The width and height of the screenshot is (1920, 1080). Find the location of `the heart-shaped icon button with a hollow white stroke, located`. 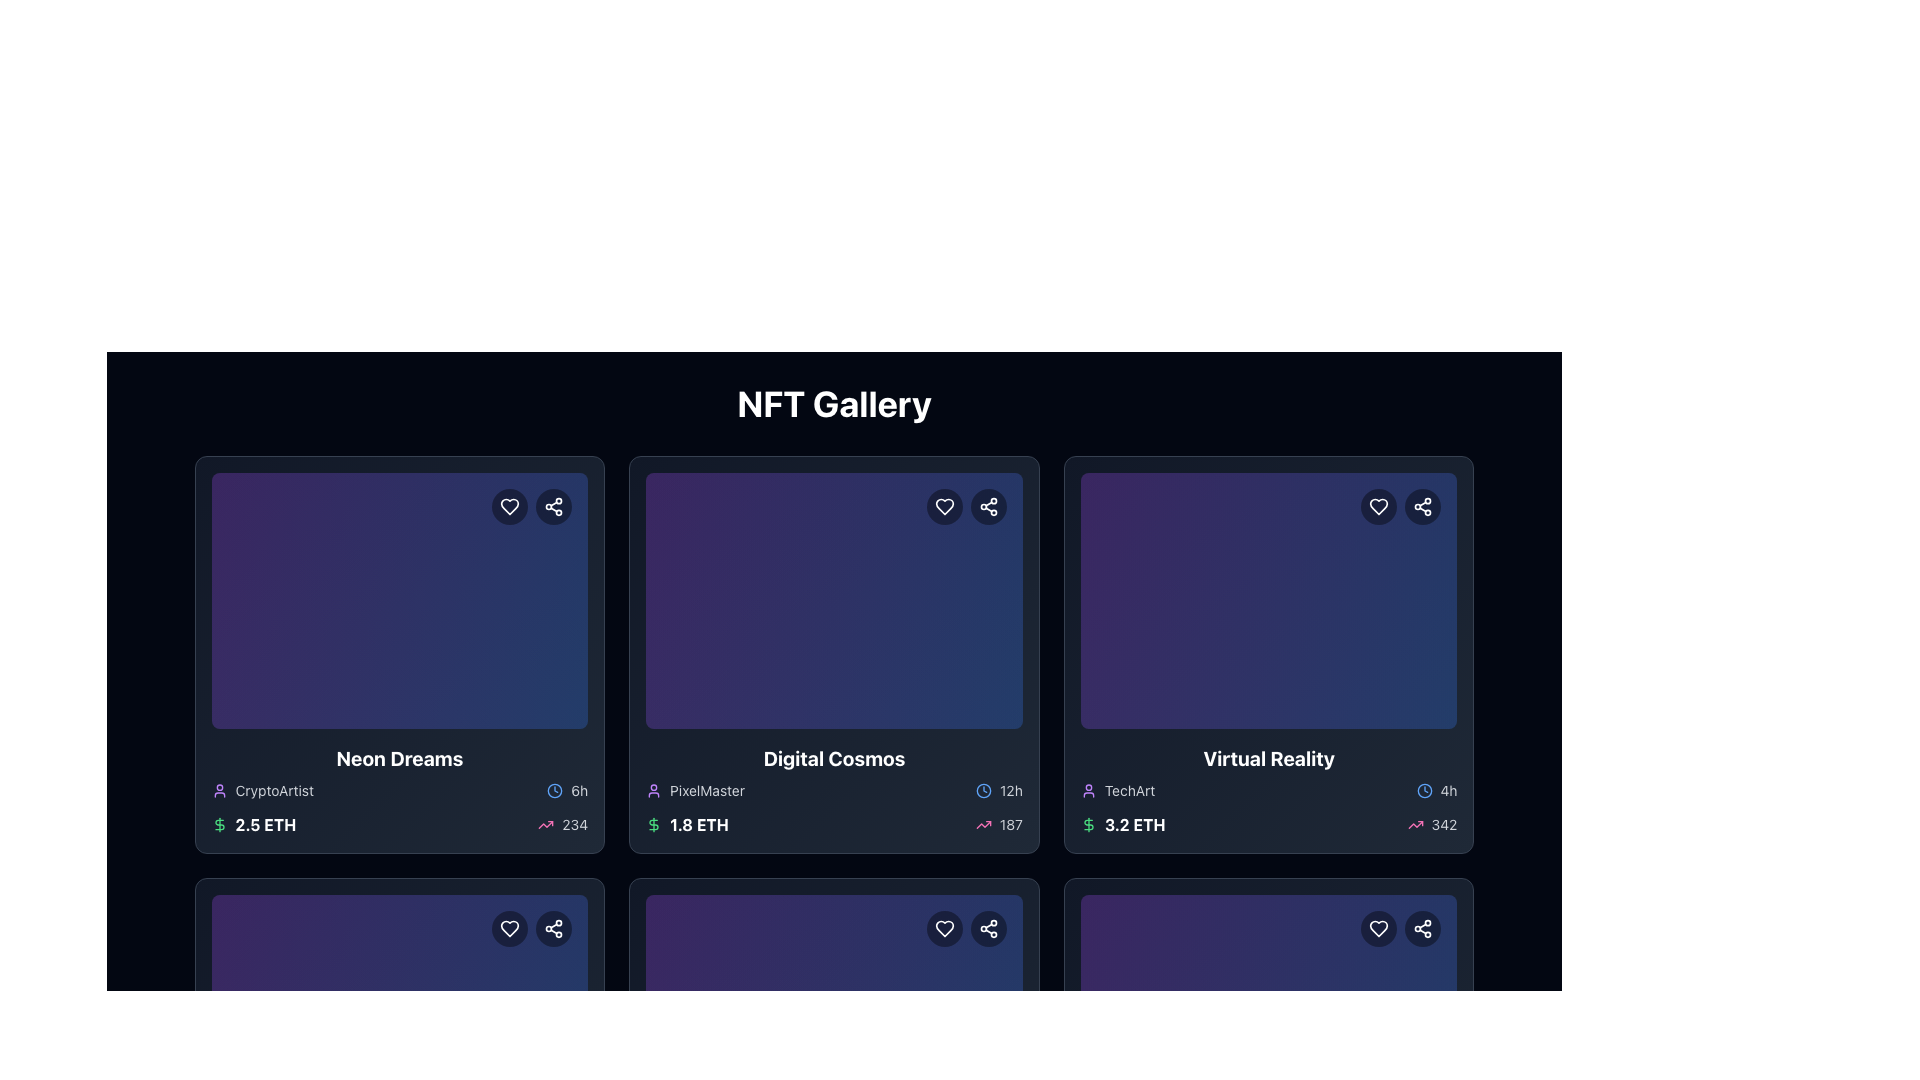

the heart-shaped icon button with a hollow white stroke, located is located at coordinates (510, 929).